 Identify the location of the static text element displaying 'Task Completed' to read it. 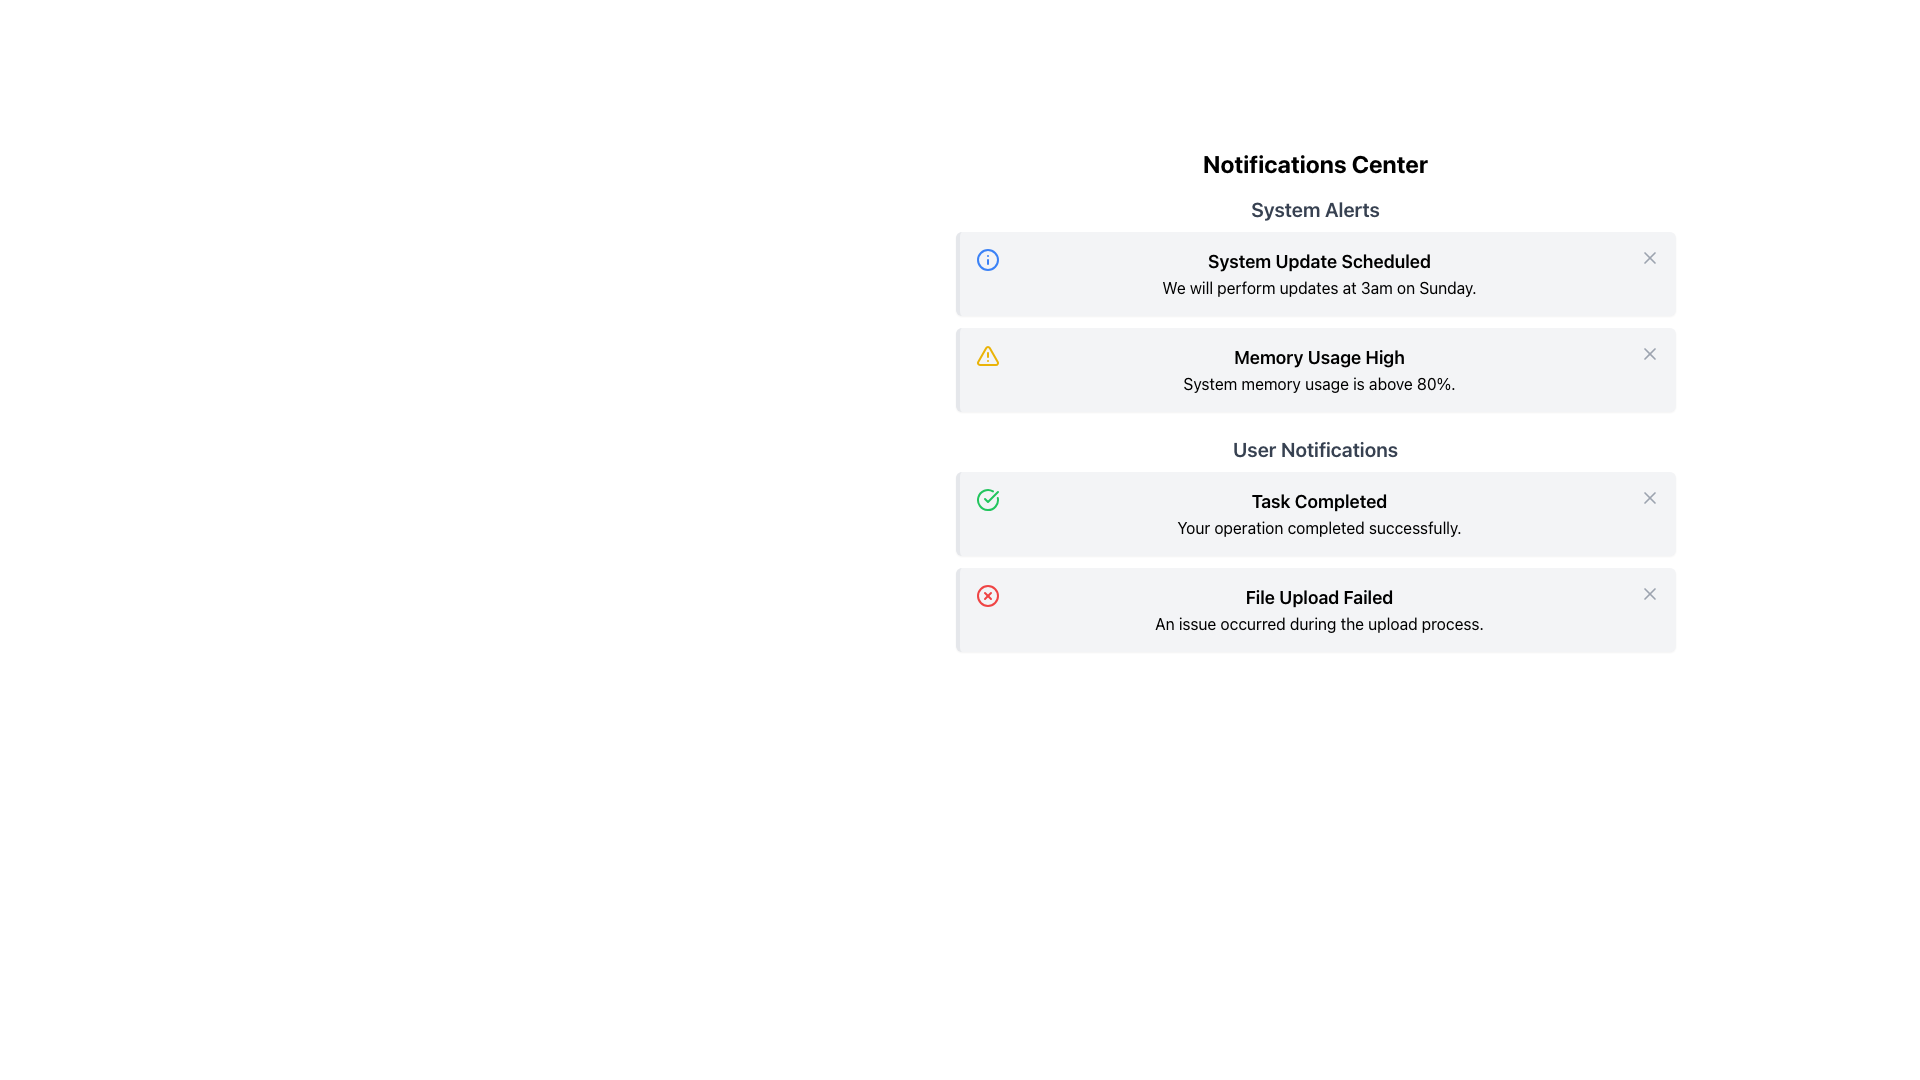
(1319, 500).